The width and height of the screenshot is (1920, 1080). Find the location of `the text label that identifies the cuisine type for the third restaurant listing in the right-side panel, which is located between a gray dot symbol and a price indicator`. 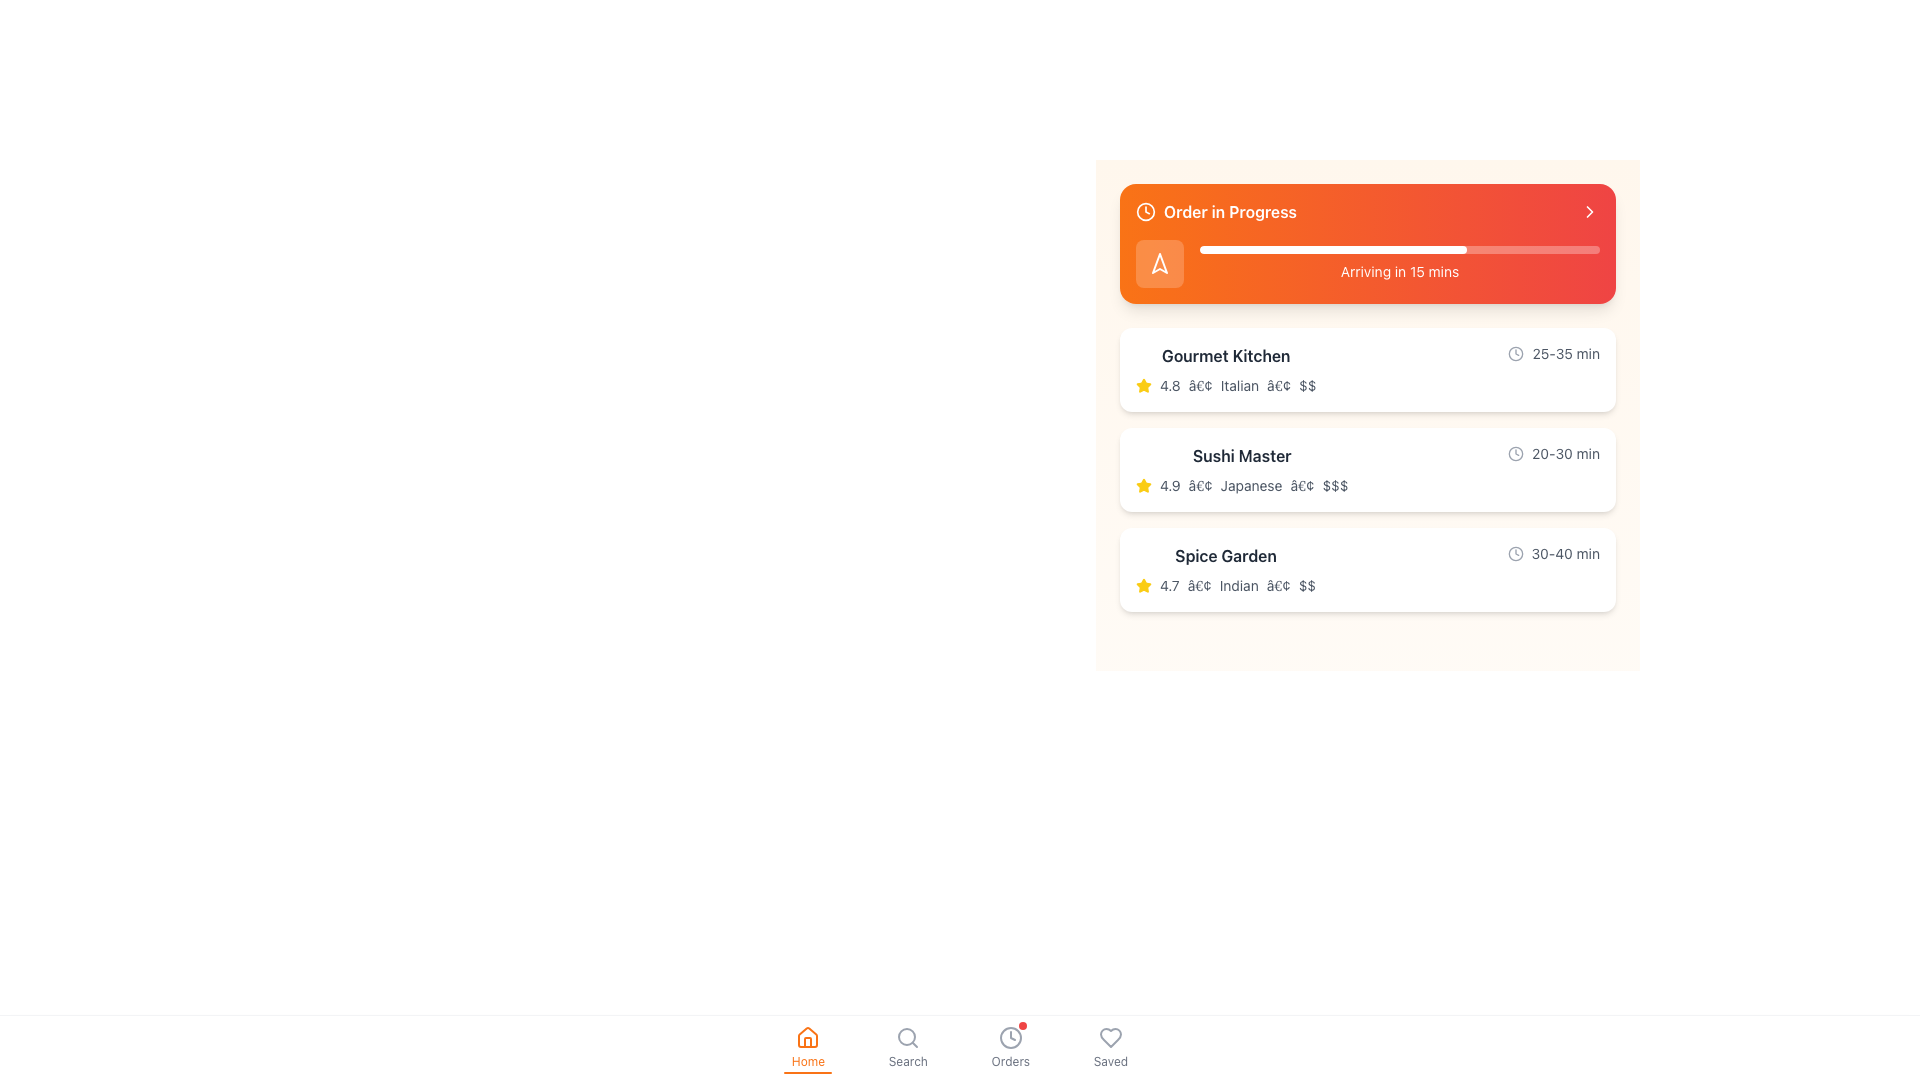

the text label that identifies the cuisine type for the third restaurant listing in the right-side panel, which is located between a gray dot symbol and a price indicator is located at coordinates (1238, 585).